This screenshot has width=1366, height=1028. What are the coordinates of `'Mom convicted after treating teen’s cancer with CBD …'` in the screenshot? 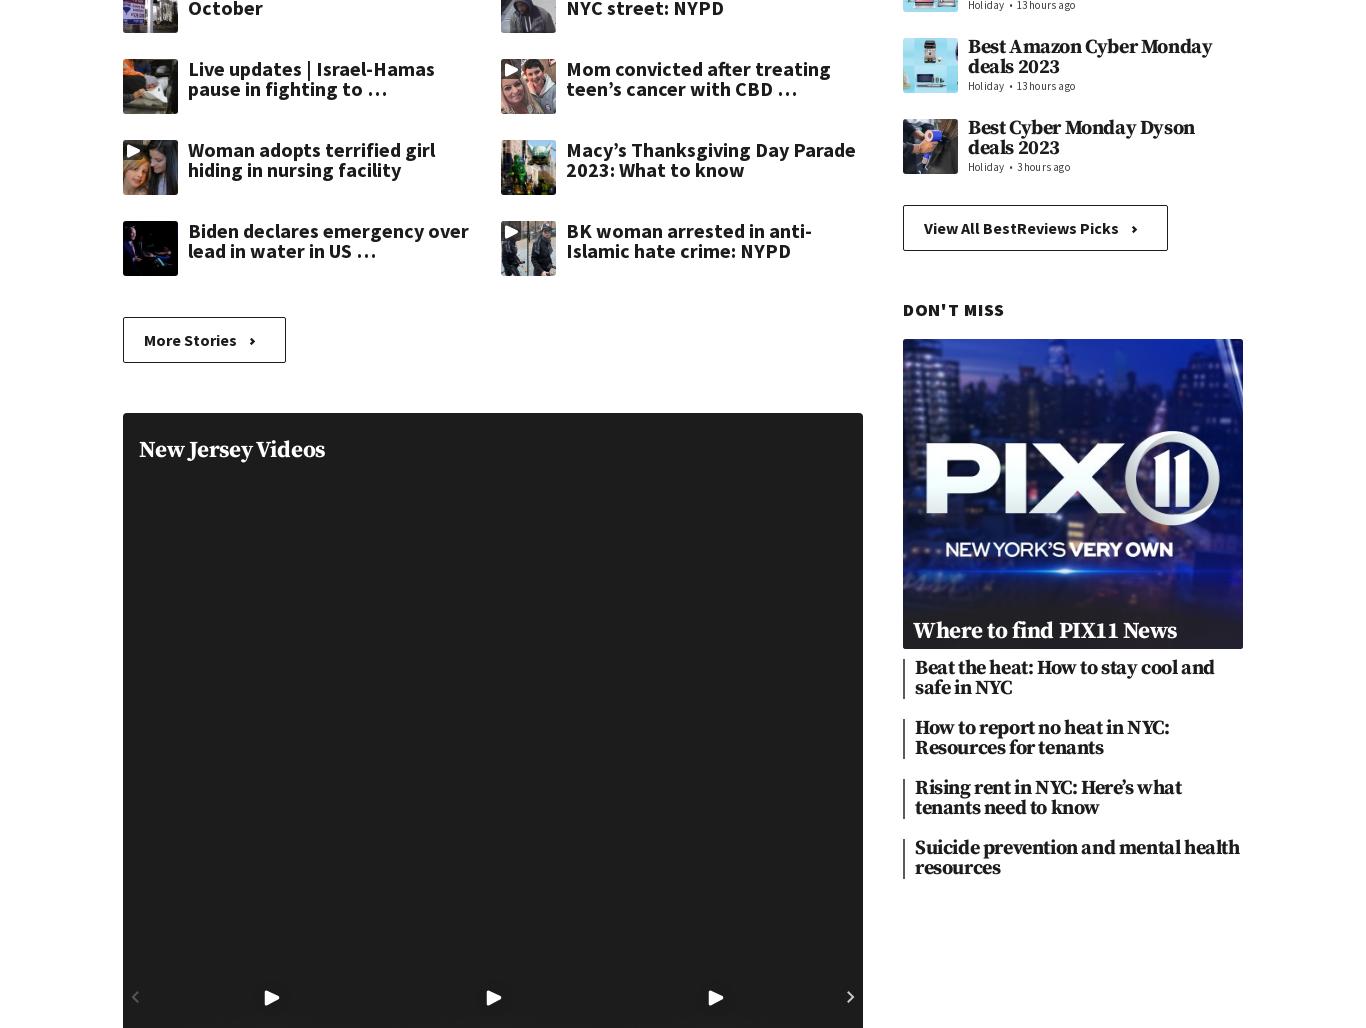 It's located at (698, 77).